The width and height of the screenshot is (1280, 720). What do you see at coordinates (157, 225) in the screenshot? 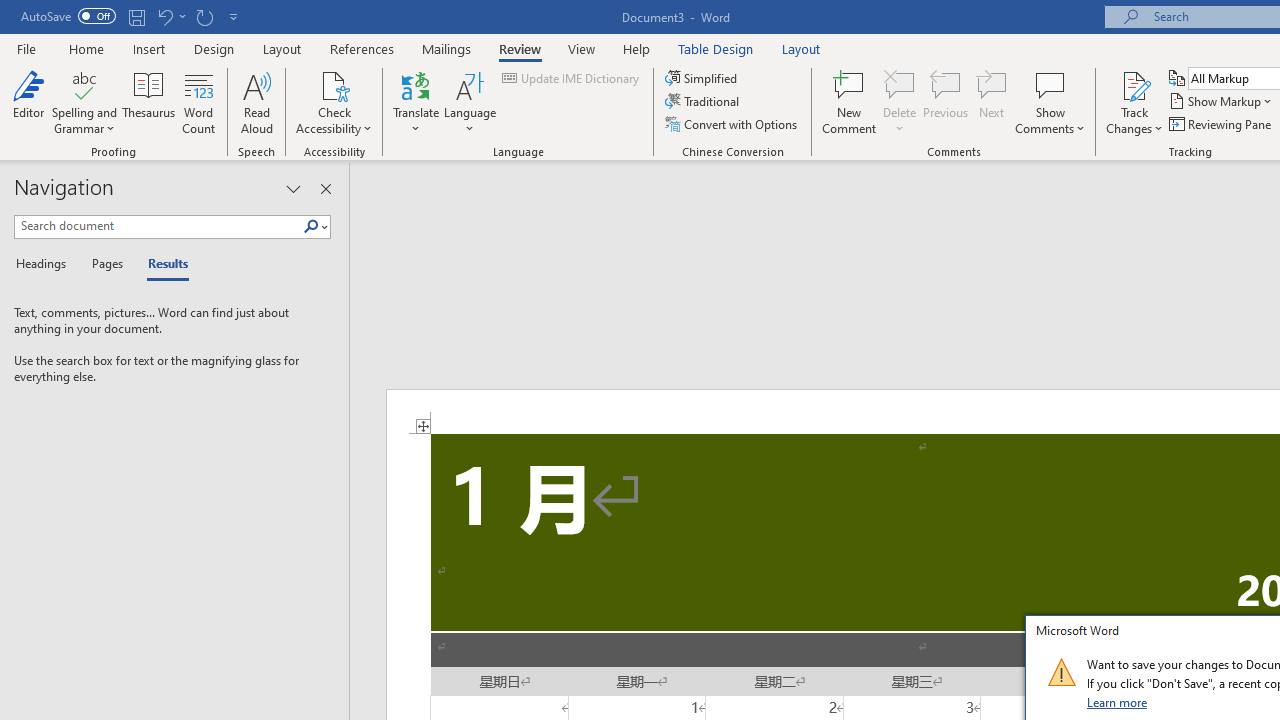
I see `'Search document'` at bounding box center [157, 225].